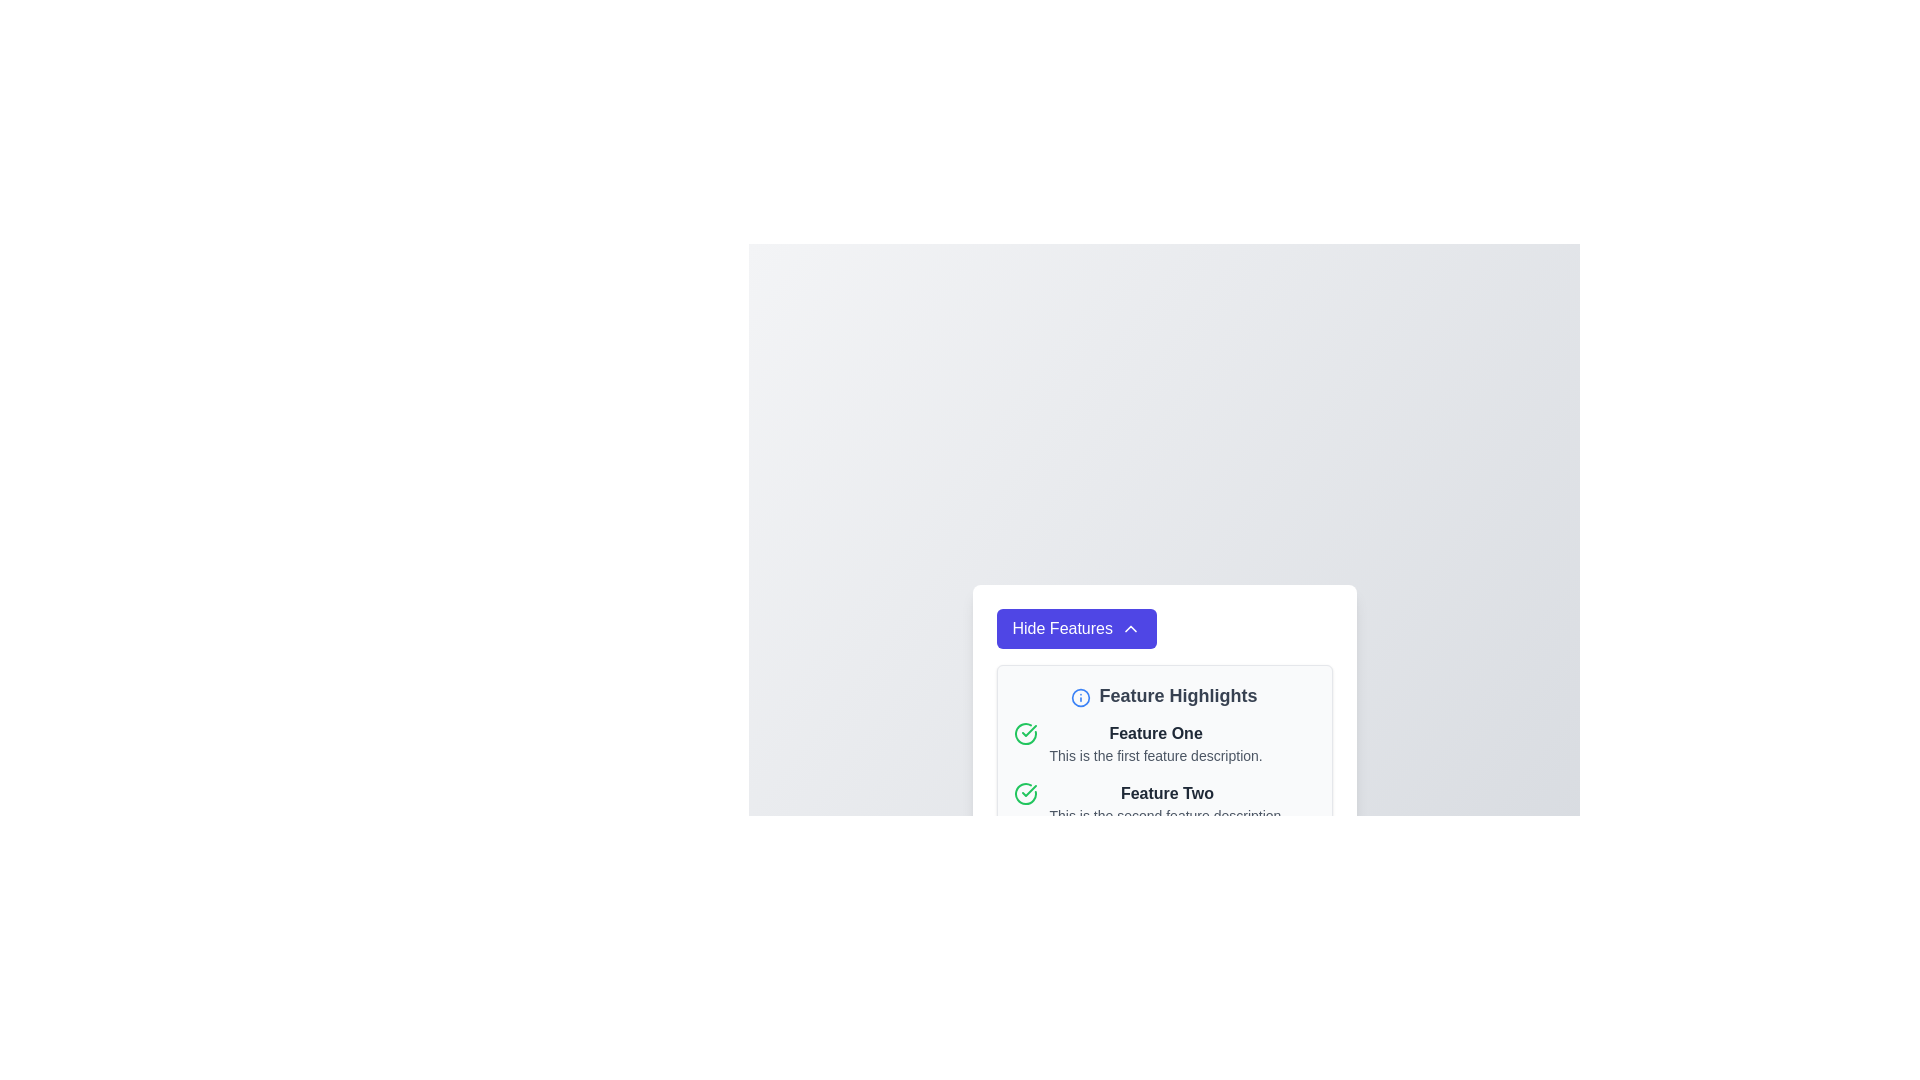 The width and height of the screenshot is (1920, 1080). I want to click on header text 'Feature Highlights' which is displayed in large, bold, gray-colored font, located centrally in the lower section of the interface, so click(1178, 694).